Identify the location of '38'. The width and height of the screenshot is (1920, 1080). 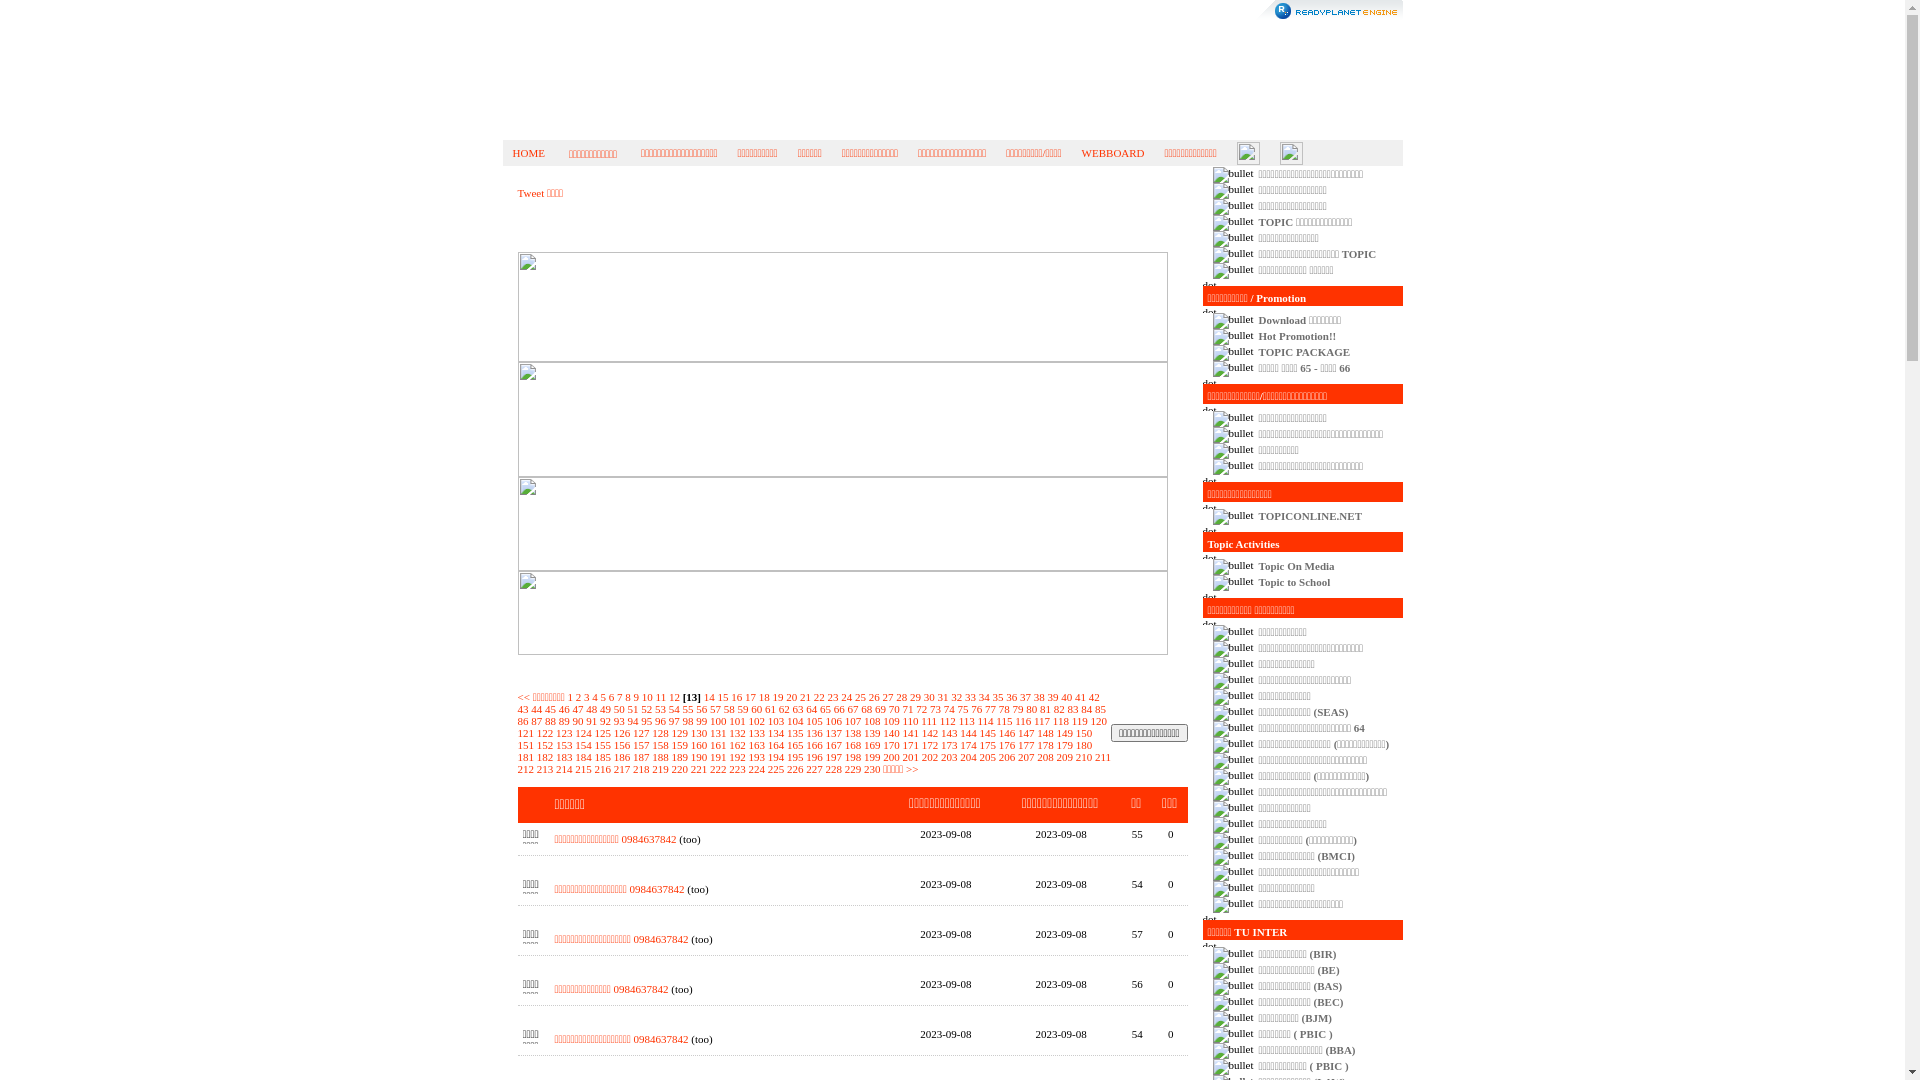
(1033, 696).